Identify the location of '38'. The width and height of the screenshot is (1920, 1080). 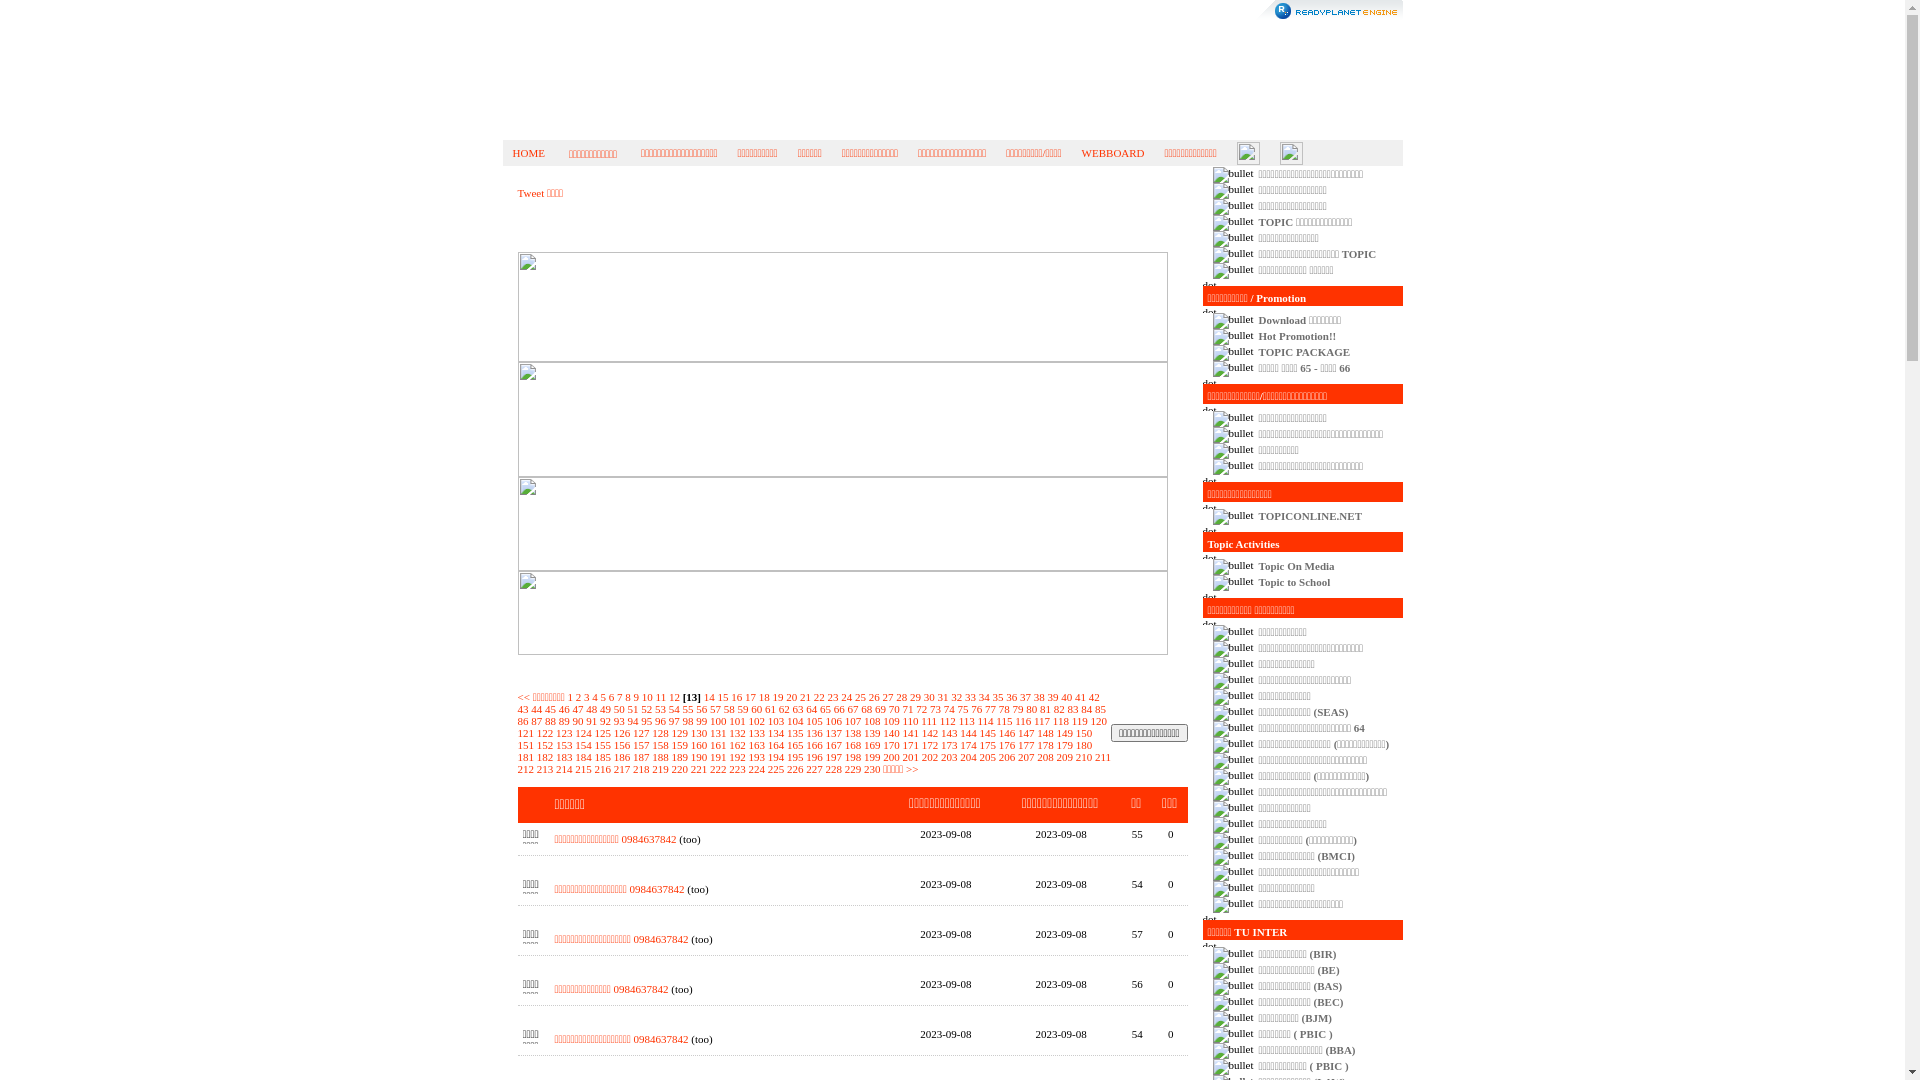
(1033, 696).